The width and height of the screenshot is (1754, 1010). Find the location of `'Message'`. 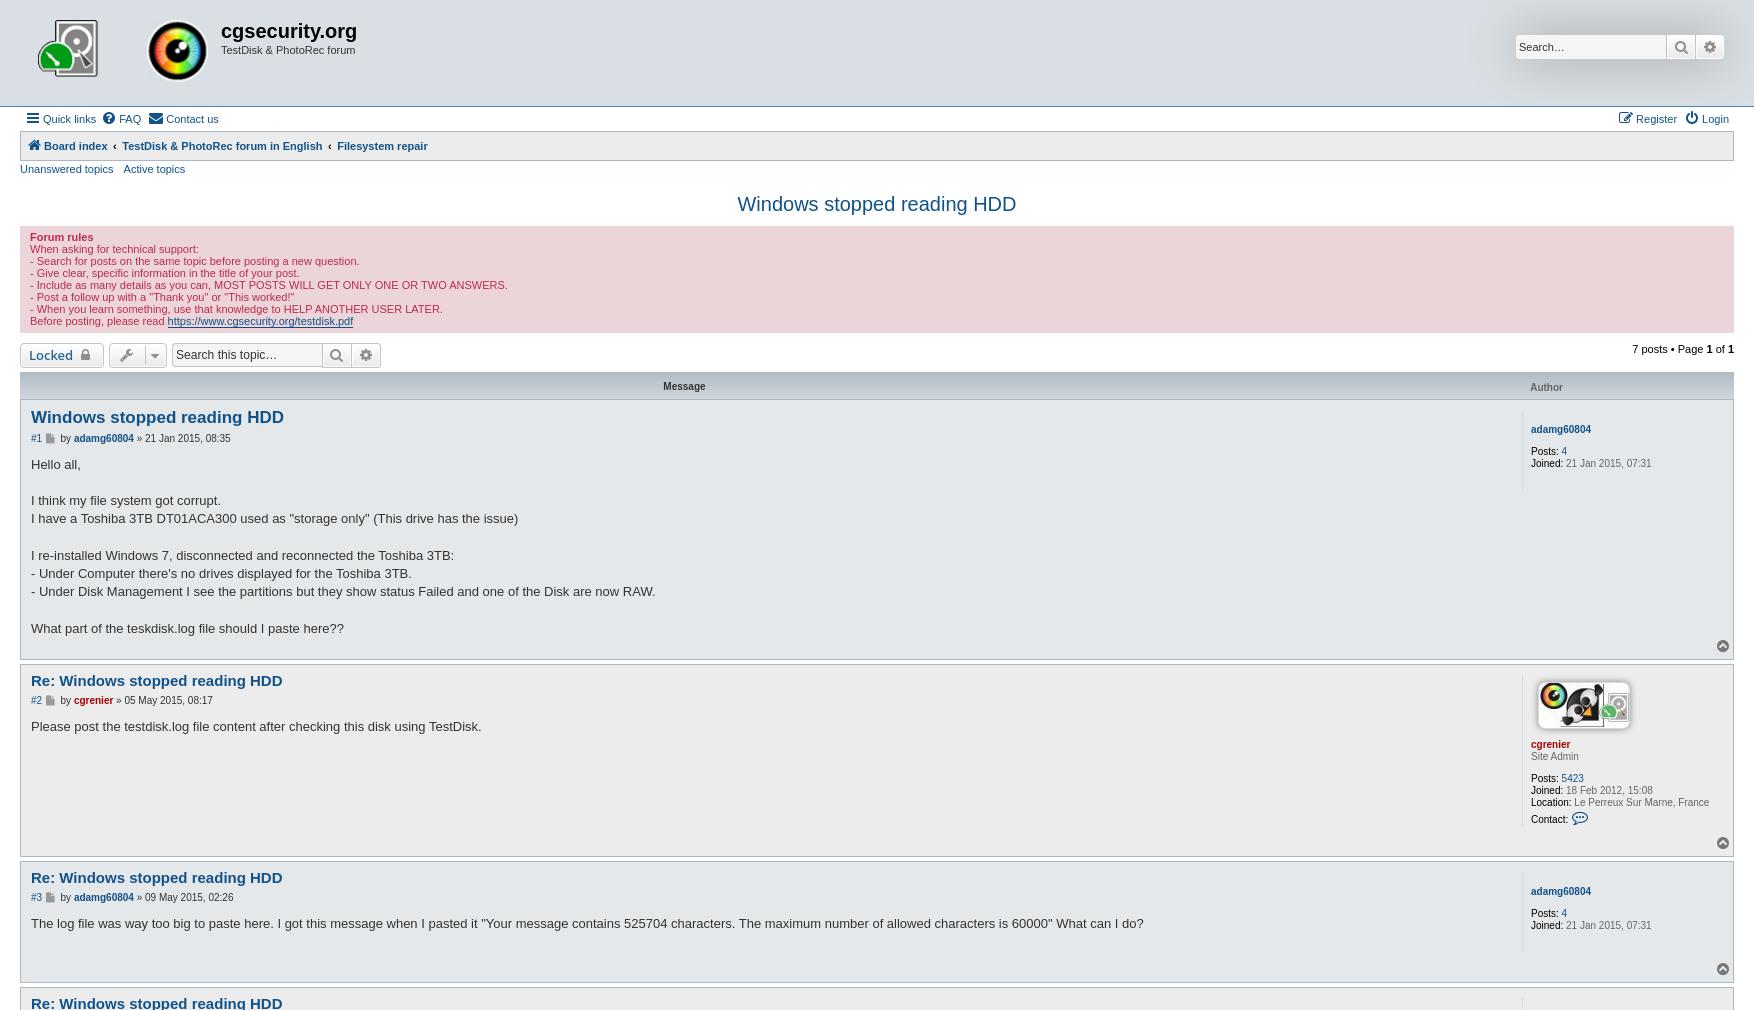

'Message' is located at coordinates (662, 385).